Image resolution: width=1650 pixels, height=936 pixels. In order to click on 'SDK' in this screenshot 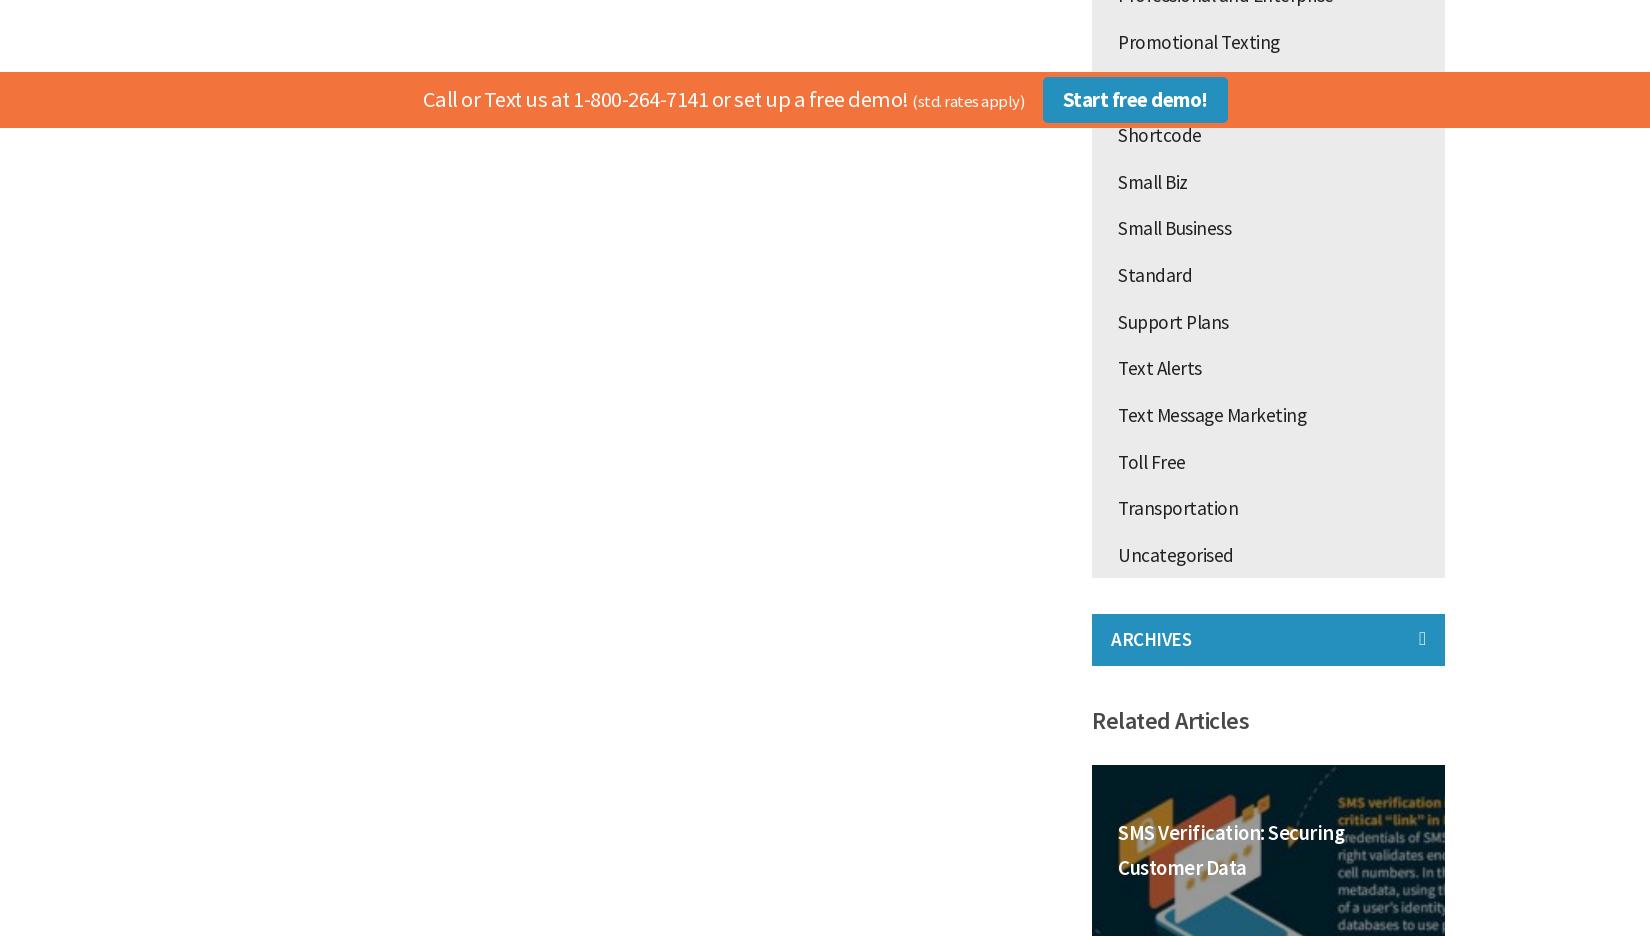, I will do `click(1133, 86)`.